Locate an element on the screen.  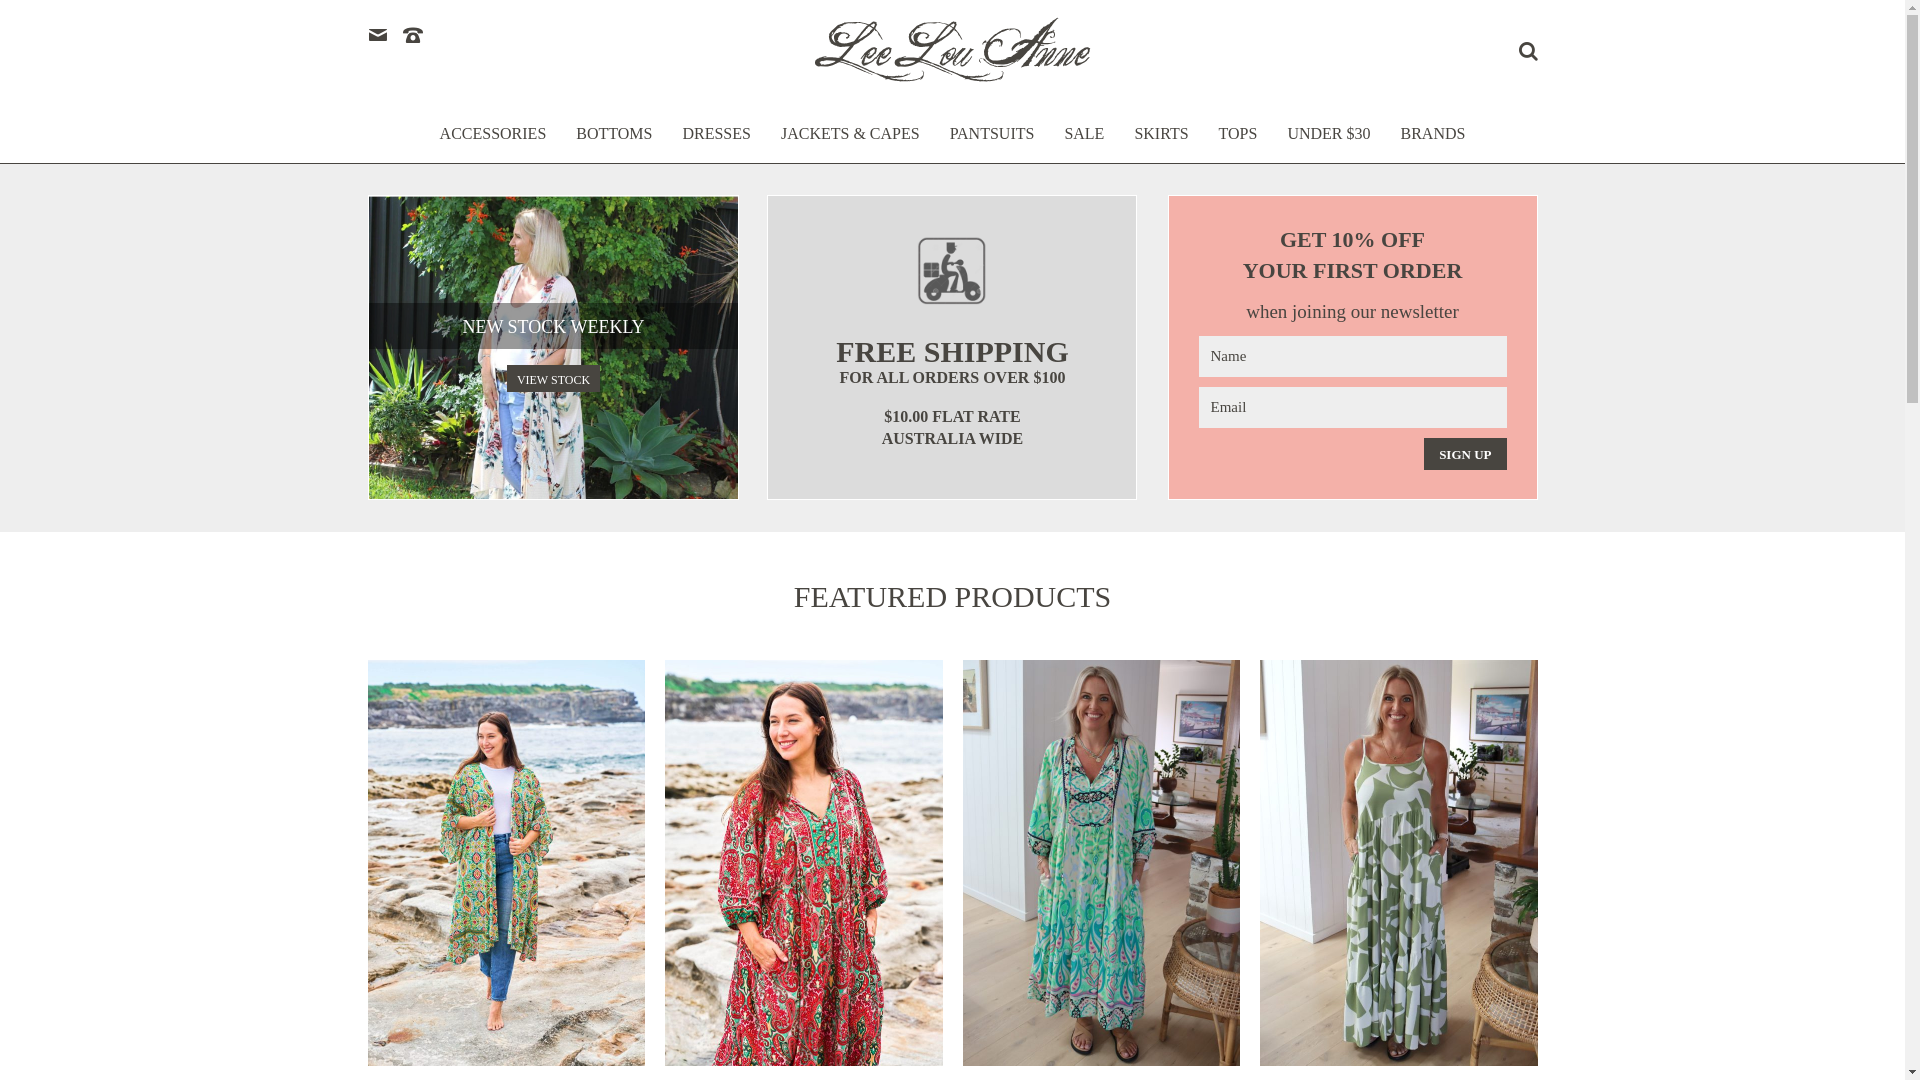
'Sign Up' is located at coordinates (1464, 454).